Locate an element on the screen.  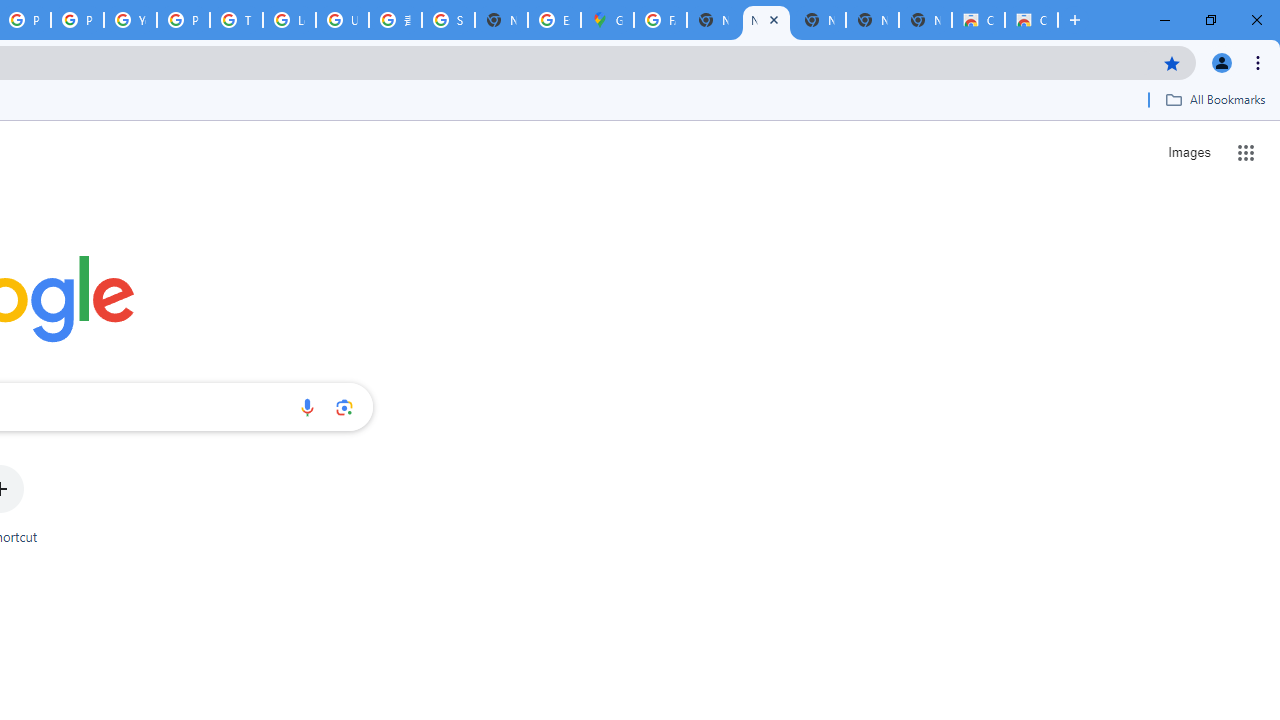
'Search by voice' is located at coordinates (306, 406).